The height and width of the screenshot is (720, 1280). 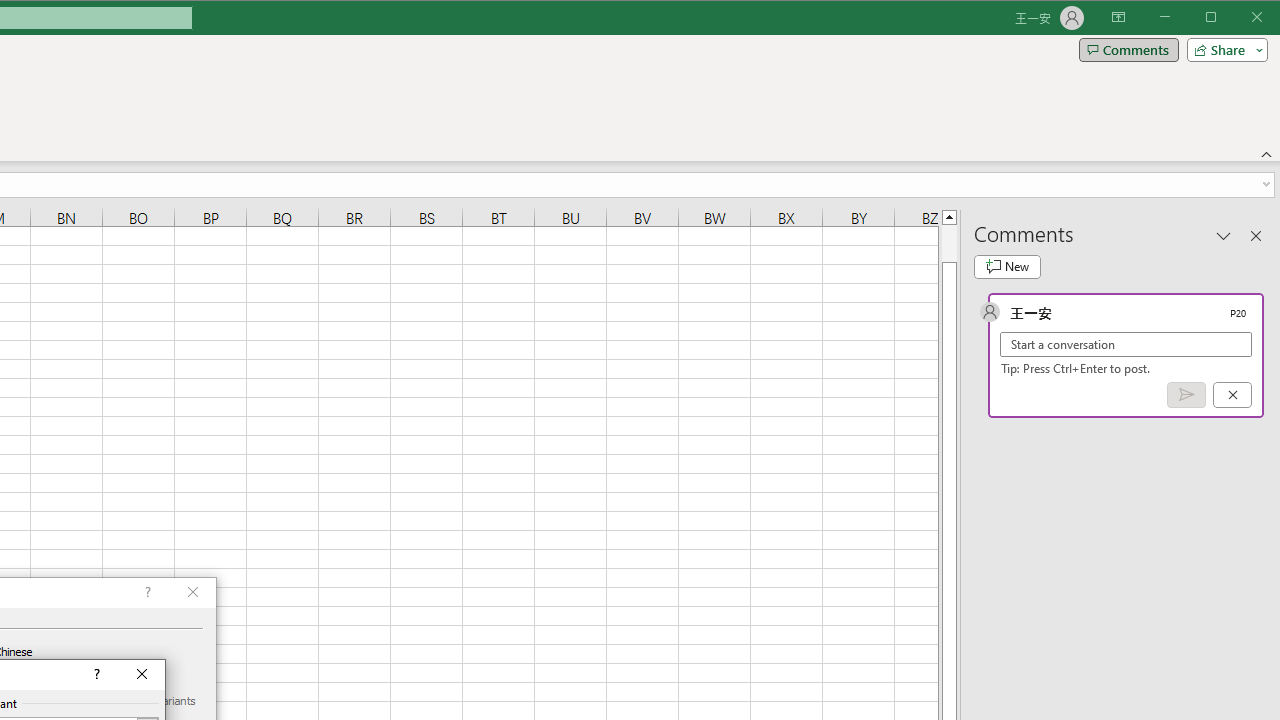 I want to click on 'Page up', so click(x=948, y=242).